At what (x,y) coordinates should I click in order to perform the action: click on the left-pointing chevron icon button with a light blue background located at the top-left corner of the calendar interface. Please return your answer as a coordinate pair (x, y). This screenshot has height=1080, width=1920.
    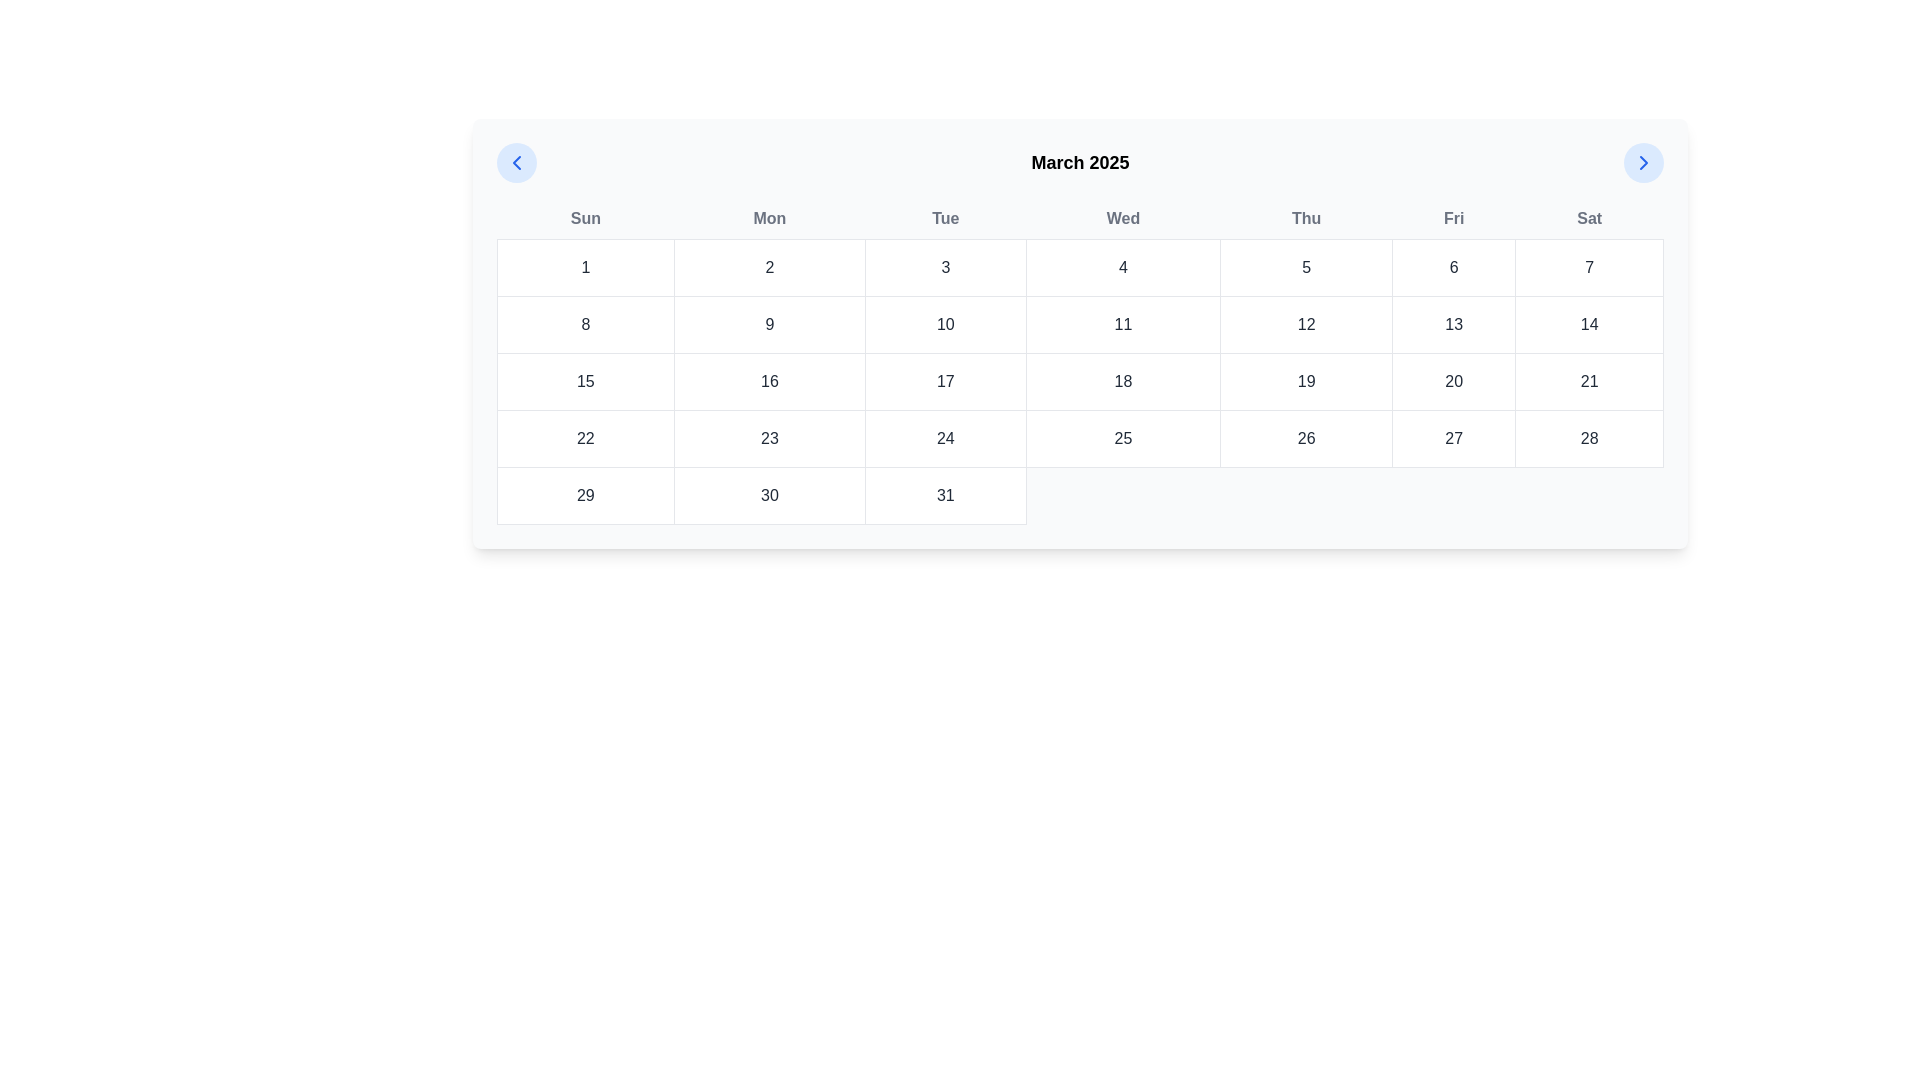
    Looking at the image, I should click on (517, 161).